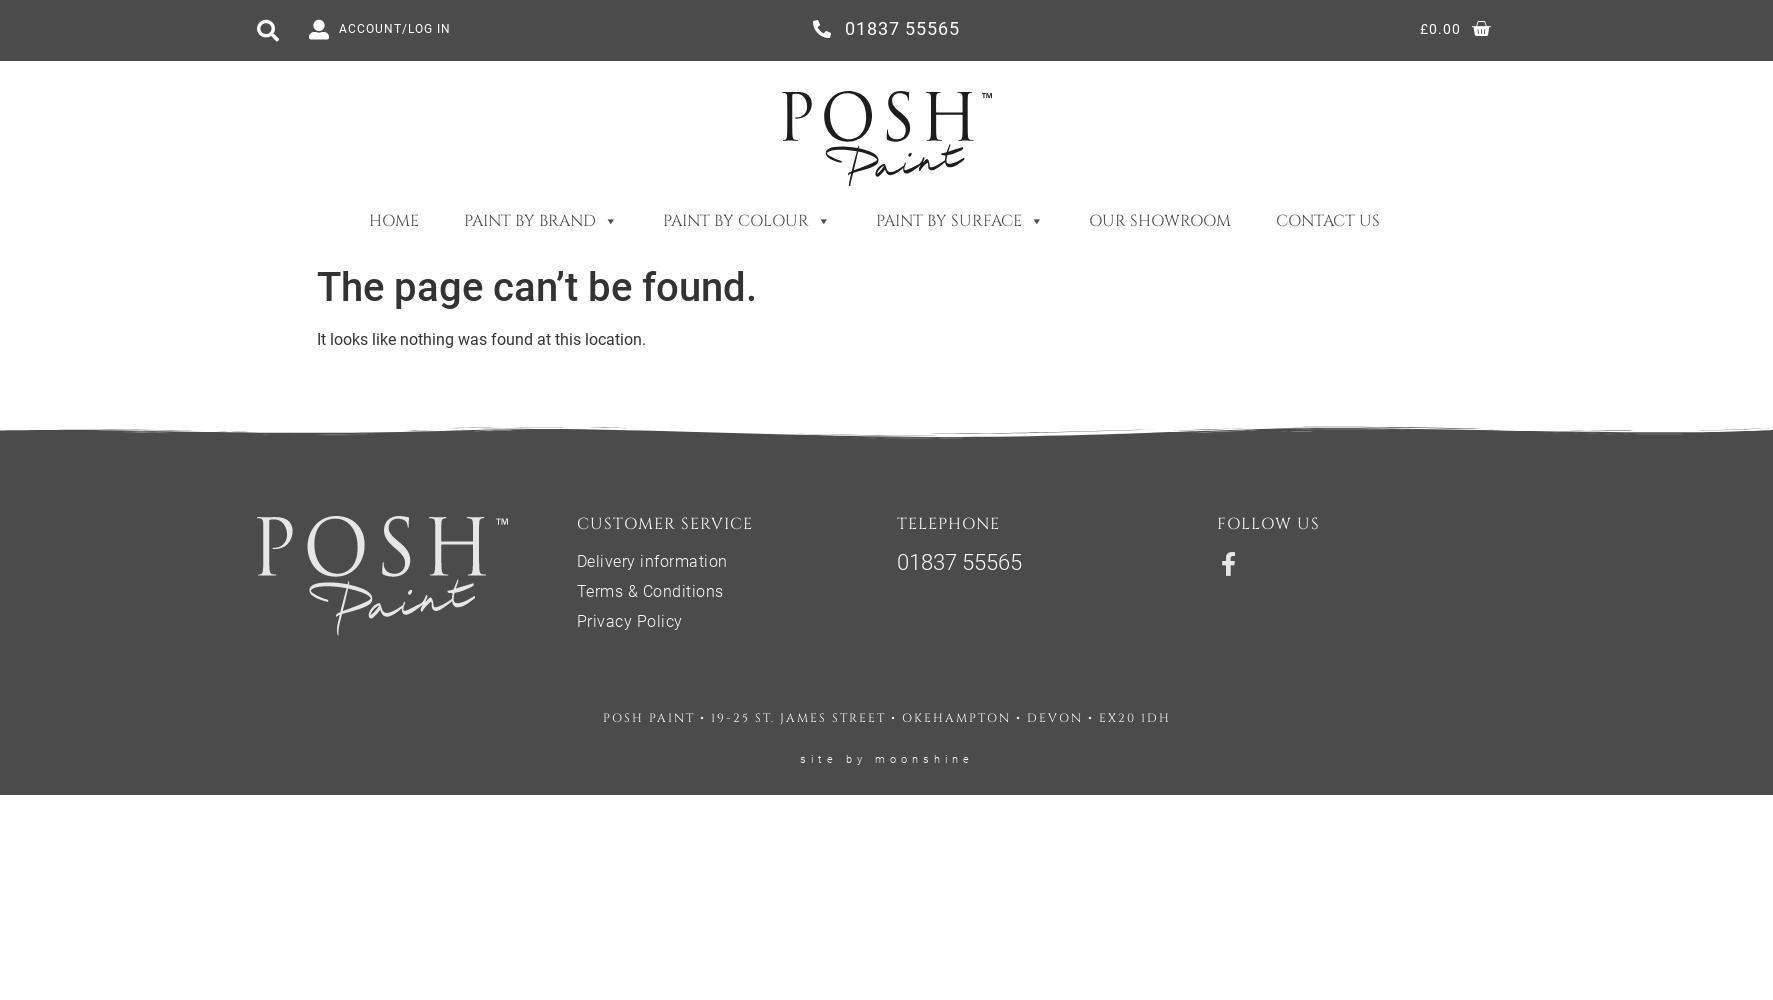 This screenshot has width=1773, height=1000. Describe the element at coordinates (896, 524) in the screenshot. I see `'telephone'` at that location.